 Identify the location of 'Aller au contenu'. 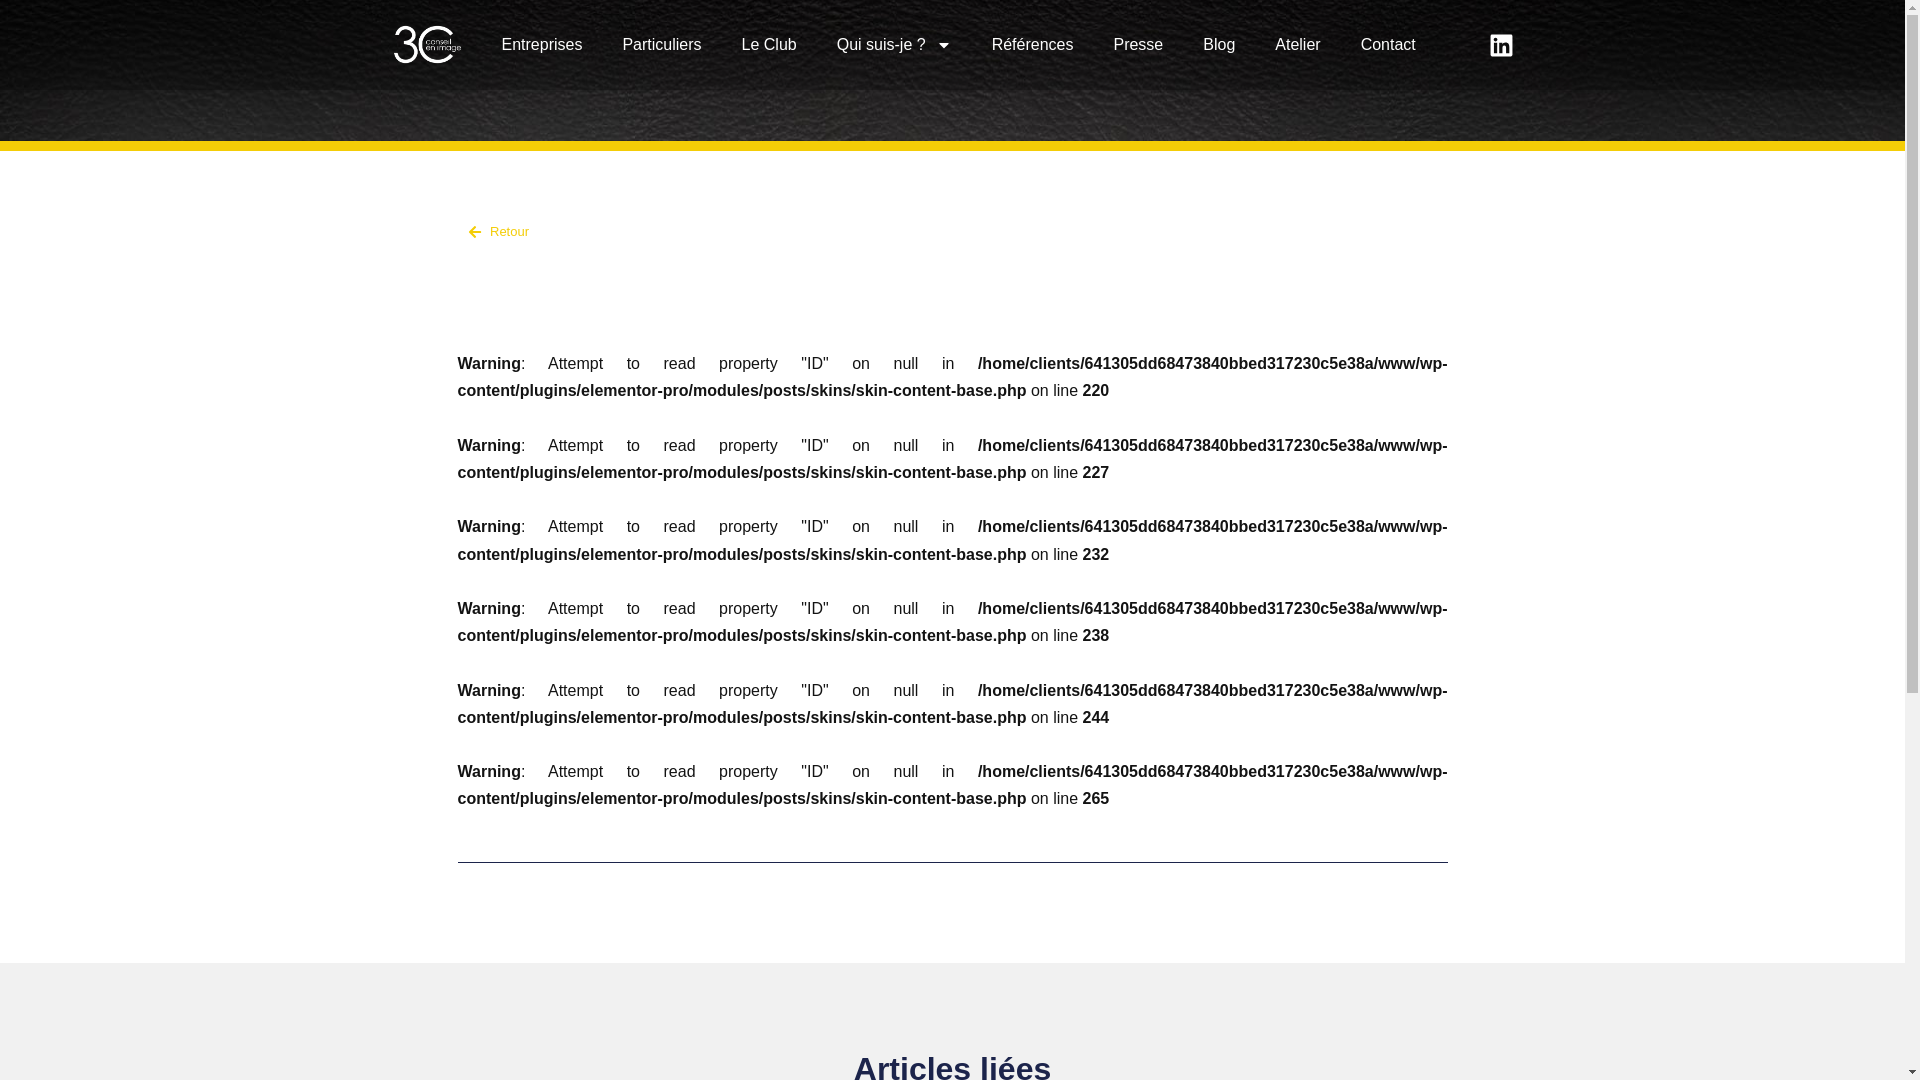
(14, 42).